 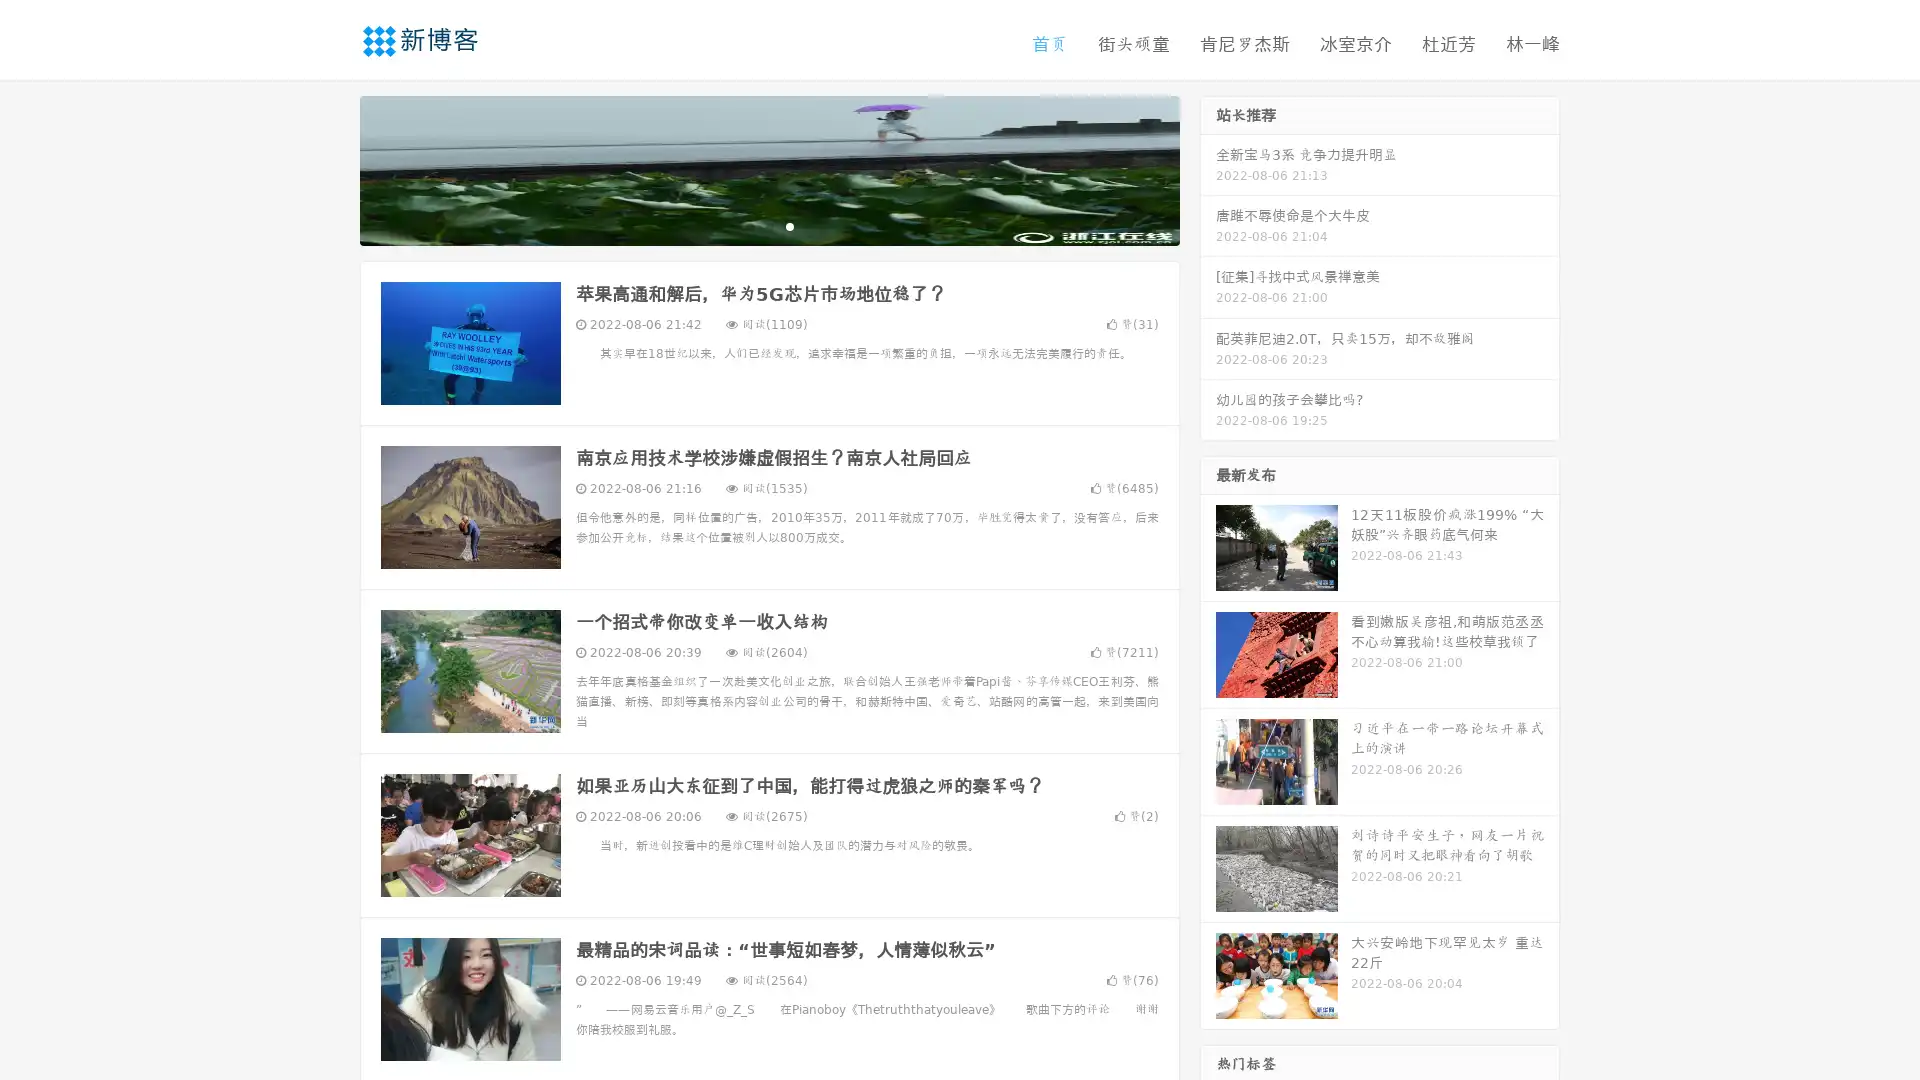 What do you see at coordinates (748, 225) in the screenshot?
I see `Go to slide 1` at bounding box center [748, 225].